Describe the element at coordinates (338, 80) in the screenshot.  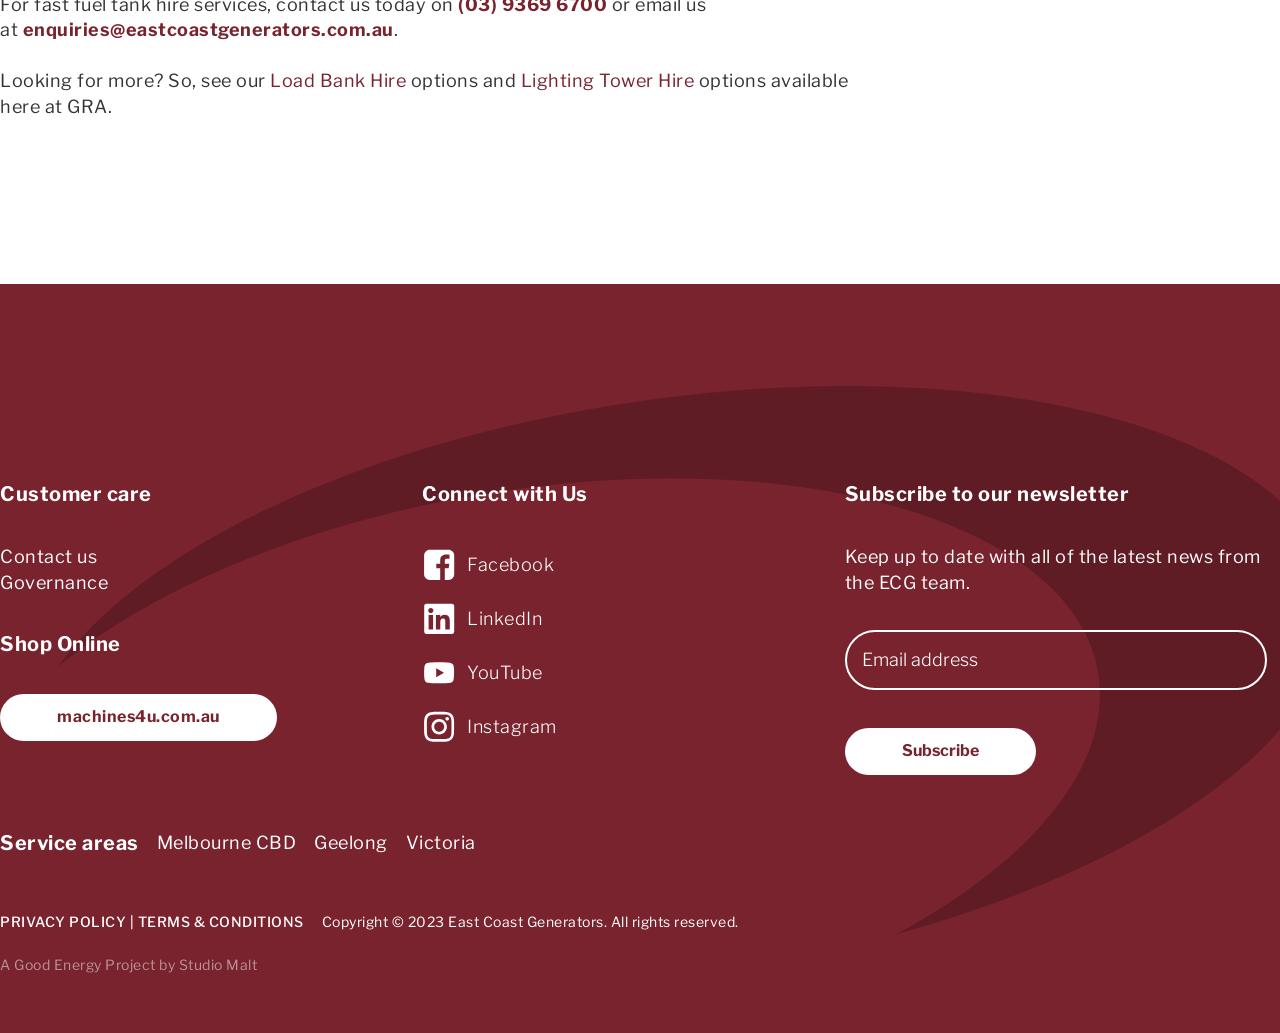
I see `'Load Bank Hire'` at that location.